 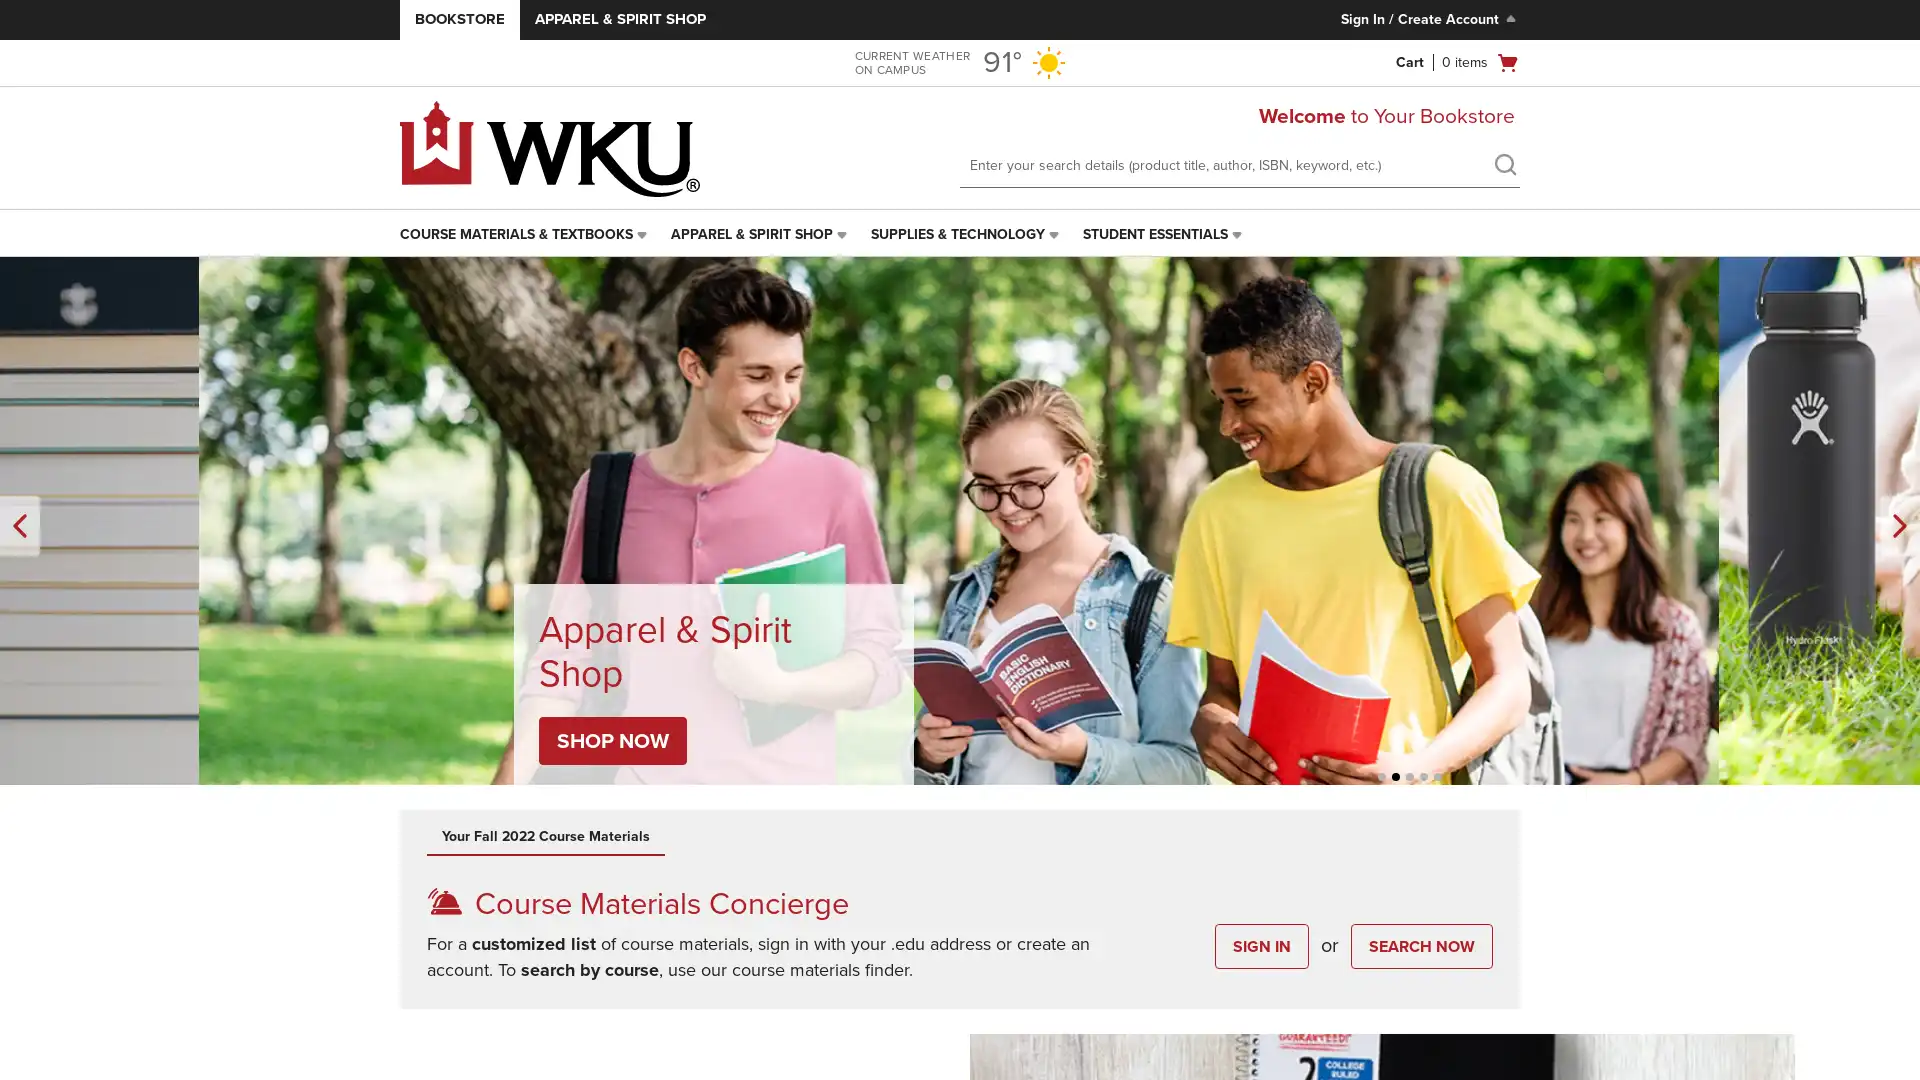 I want to click on Sign In/Create Account, so click(x=1429, y=19).